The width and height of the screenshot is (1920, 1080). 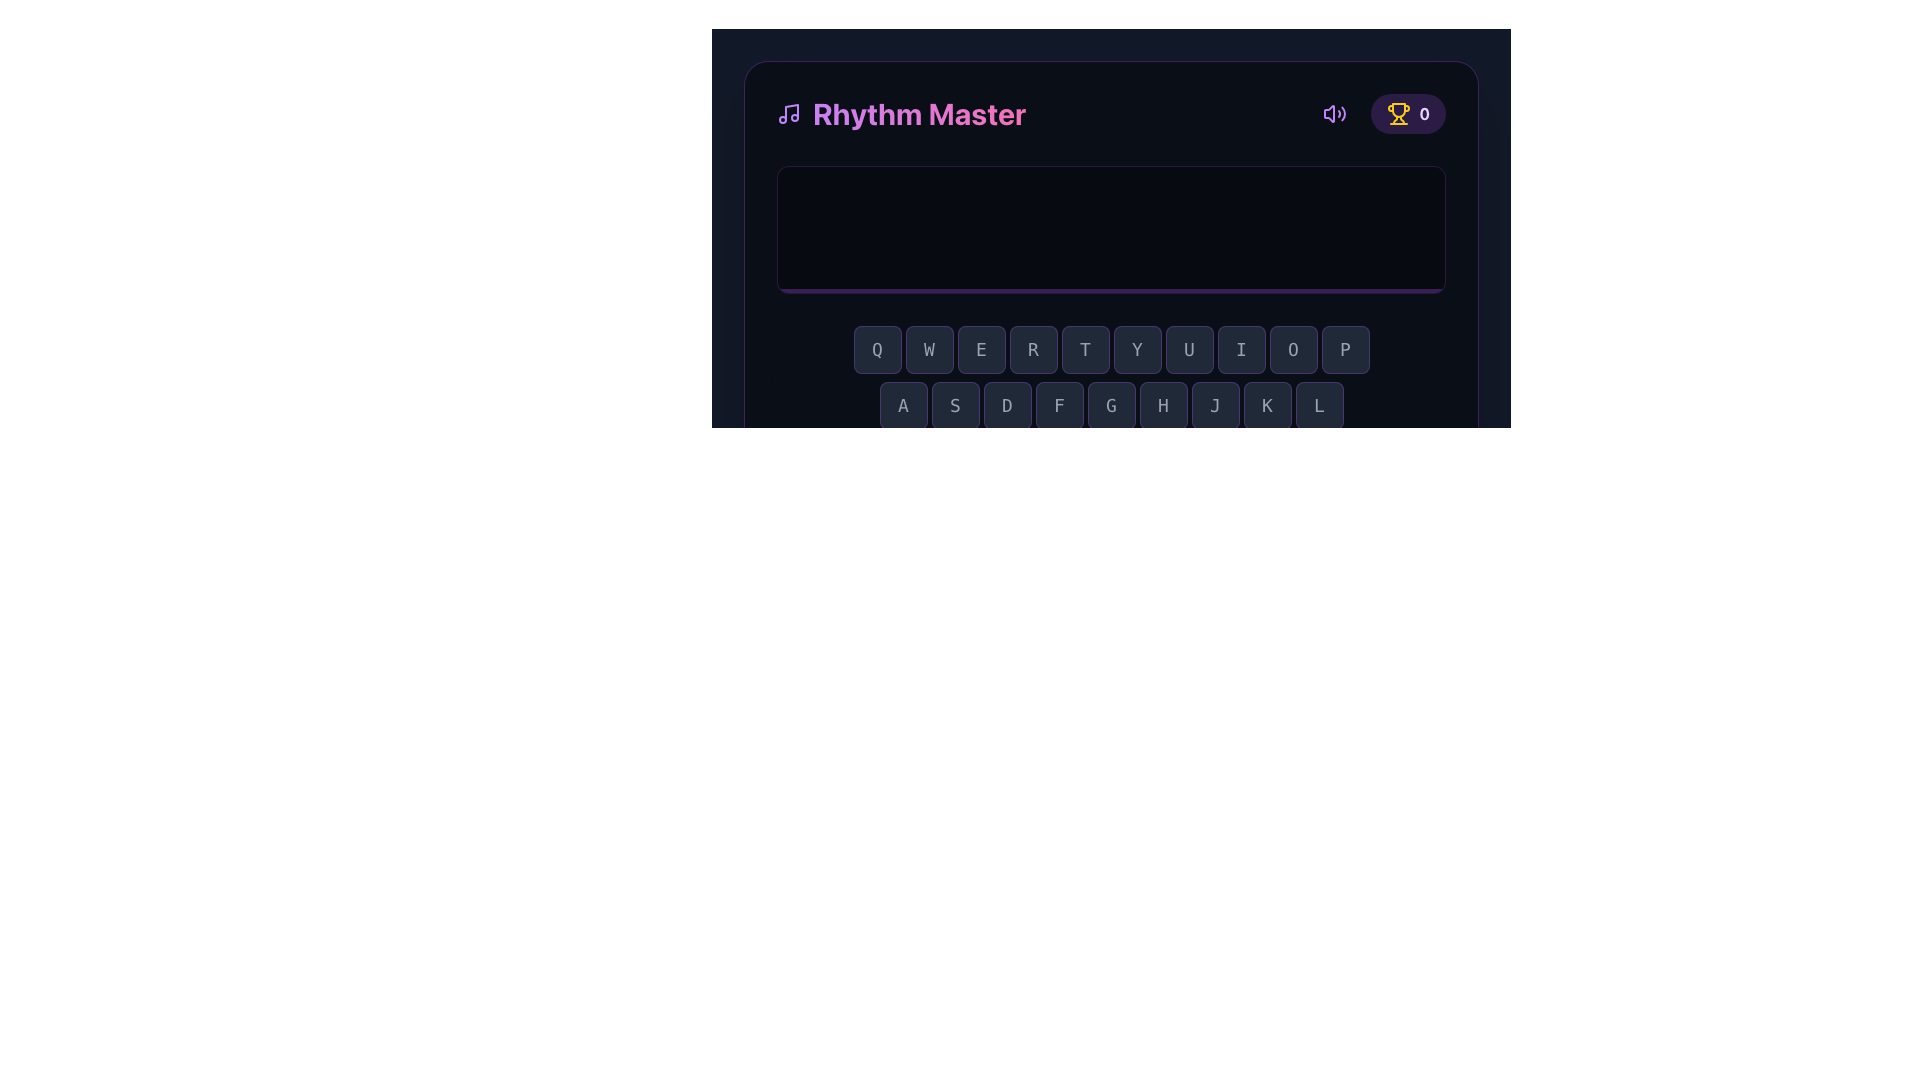 What do you see at coordinates (981, 349) in the screenshot?
I see `the button representing the letter 'E' on the virtual keyboard to input the letter 'E'` at bounding box center [981, 349].